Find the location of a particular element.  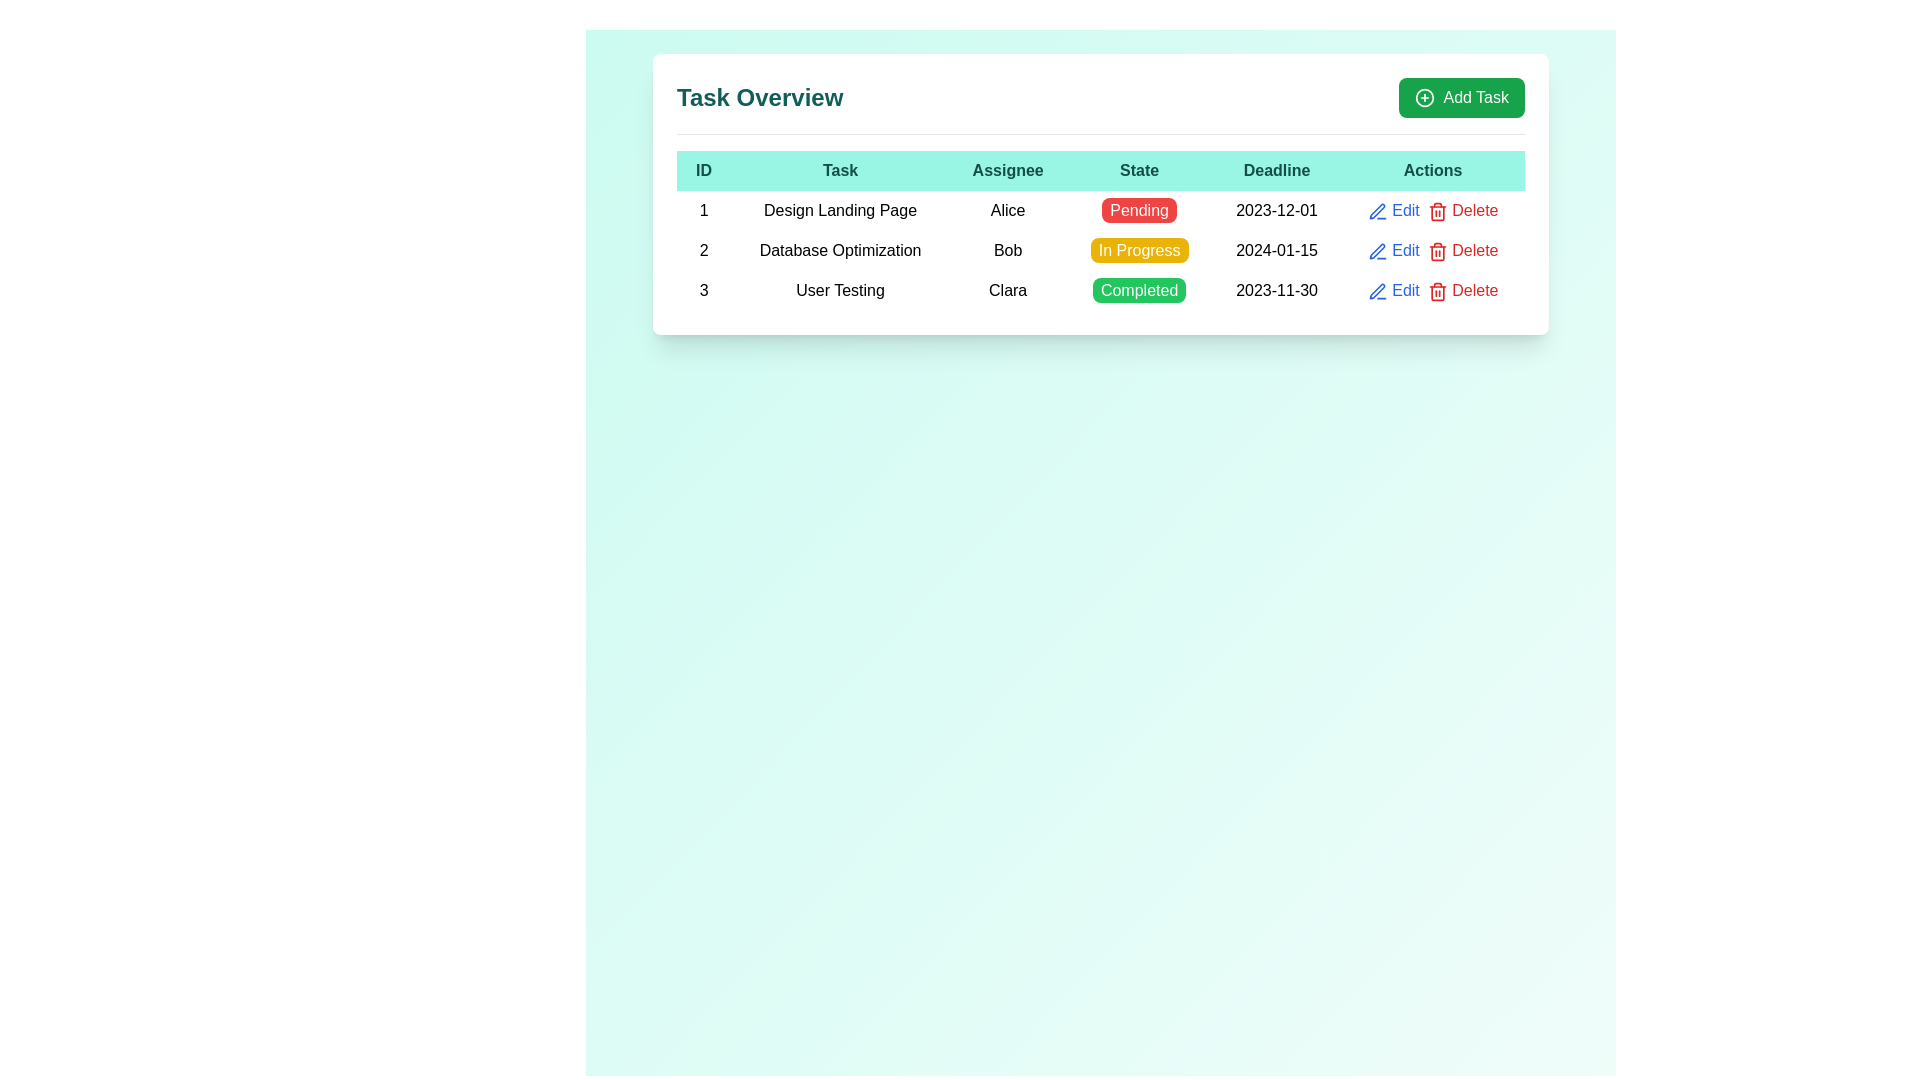

the 'Task' text label, which is the second header in a row of headers at the top of a data table, styled with a teal background and dark text is located at coordinates (840, 169).